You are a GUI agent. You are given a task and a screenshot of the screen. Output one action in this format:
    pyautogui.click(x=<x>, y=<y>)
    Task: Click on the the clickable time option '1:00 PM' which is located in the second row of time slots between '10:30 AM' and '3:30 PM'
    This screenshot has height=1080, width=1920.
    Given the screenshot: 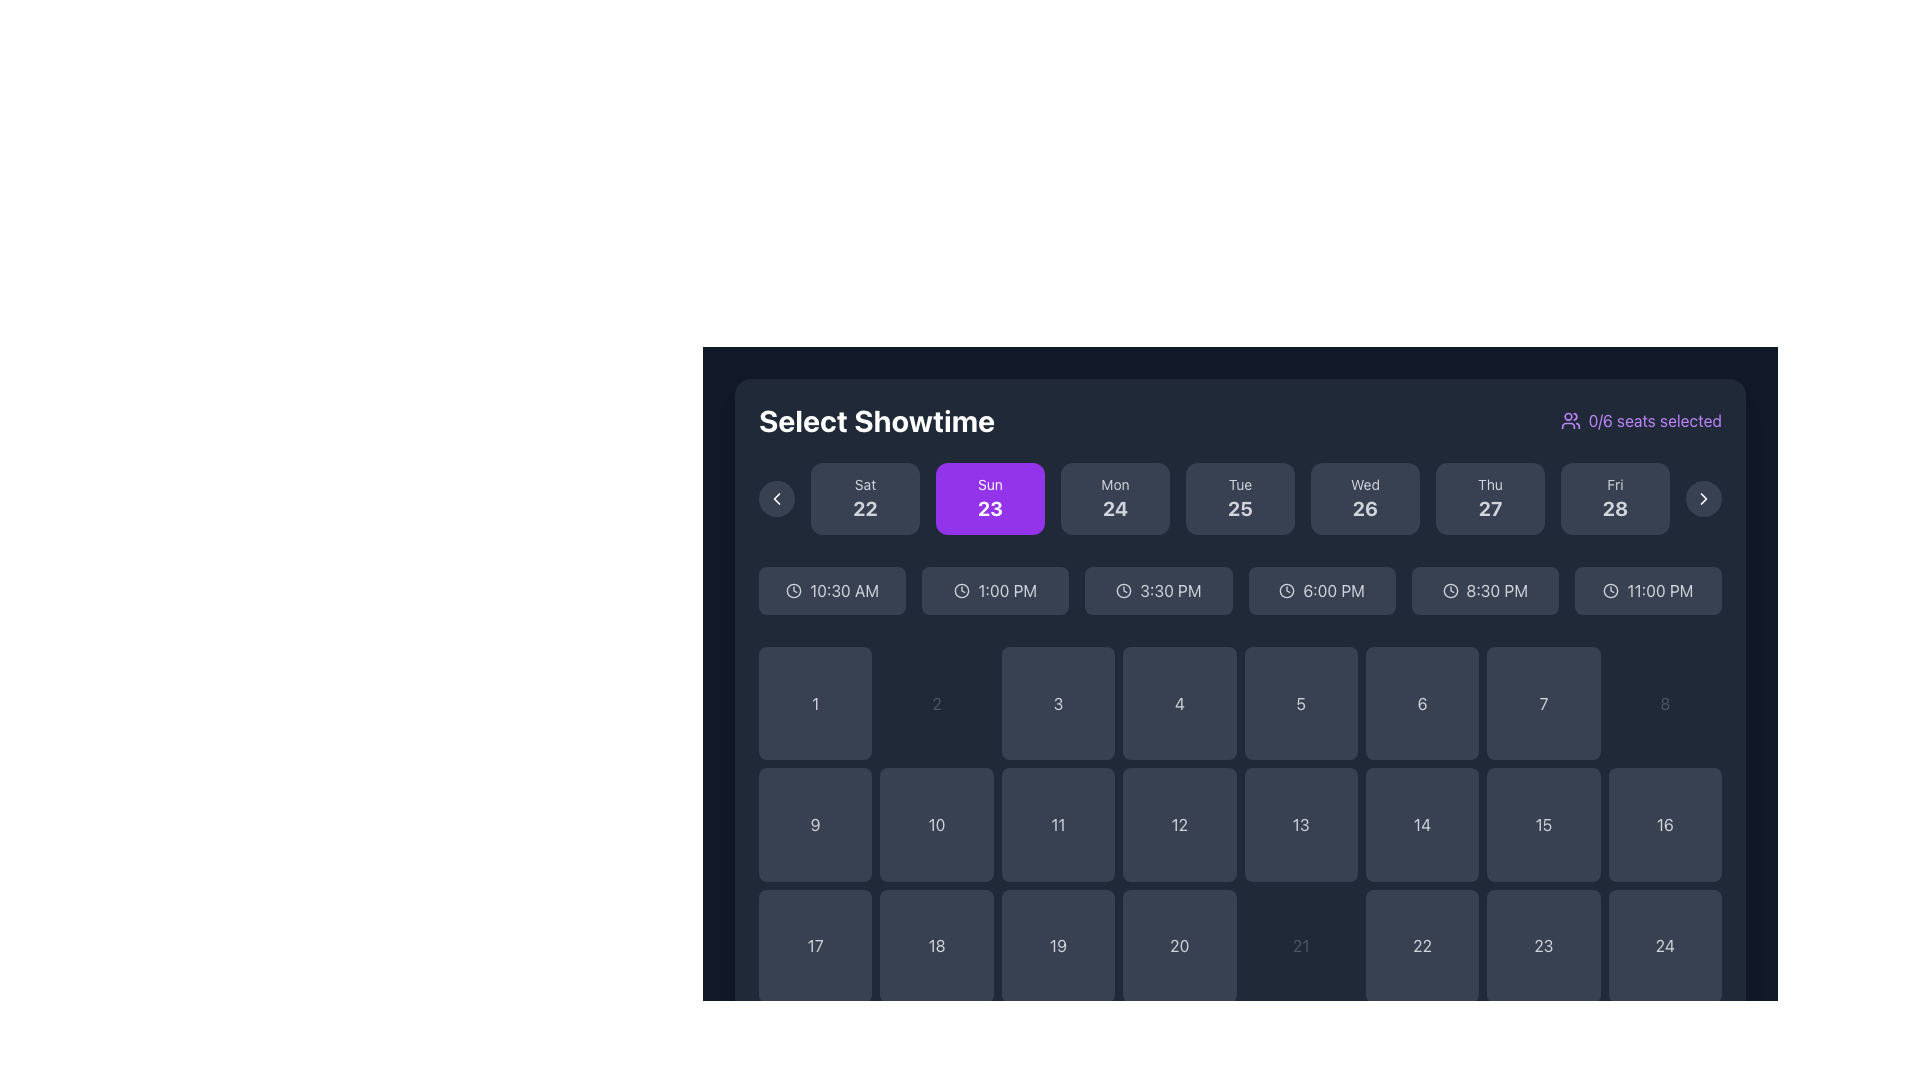 What is the action you would take?
    pyautogui.click(x=1007, y=589)
    